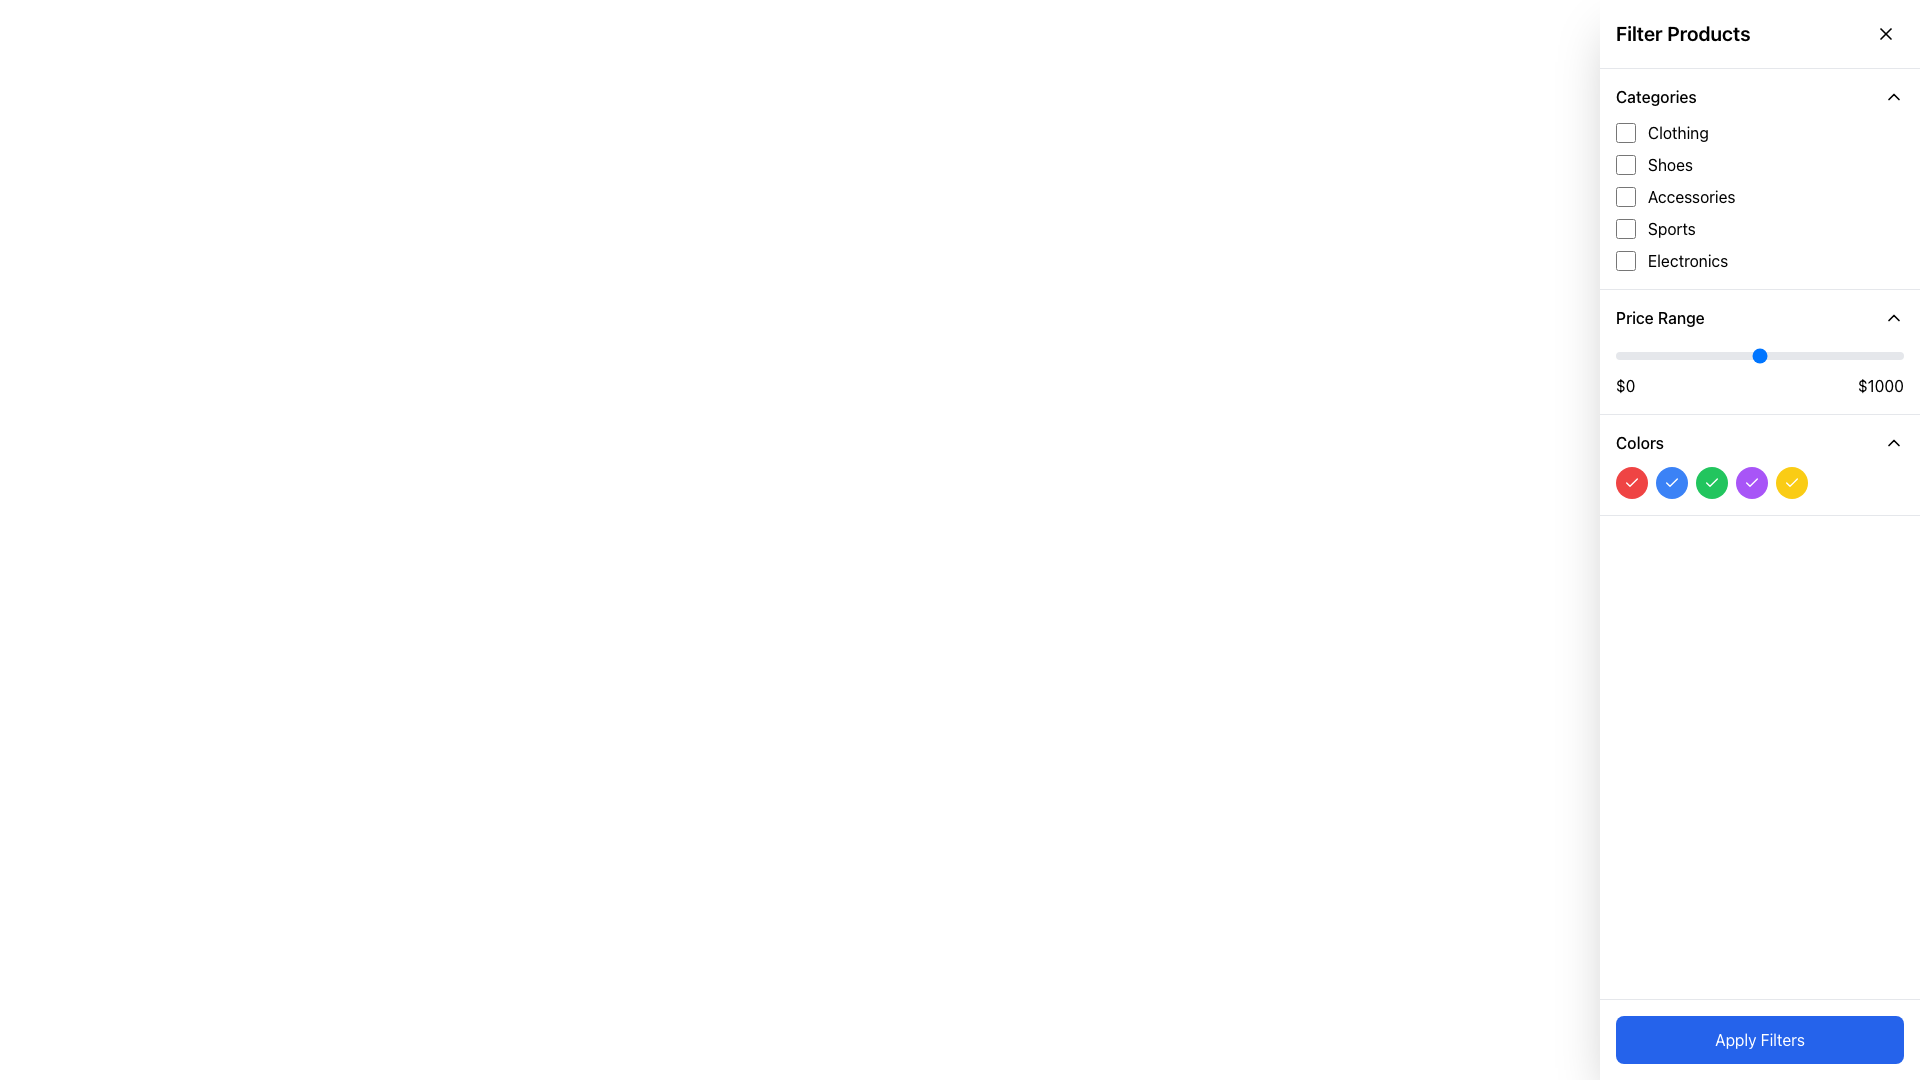 This screenshot has width=1920, height=1080. What do you see at coordinates (1671, 227) in the screenshot?
I see `the 'Sports' category text label located in the 'Categories' section of the filter sidebar` at bounding box center [1671, 227].